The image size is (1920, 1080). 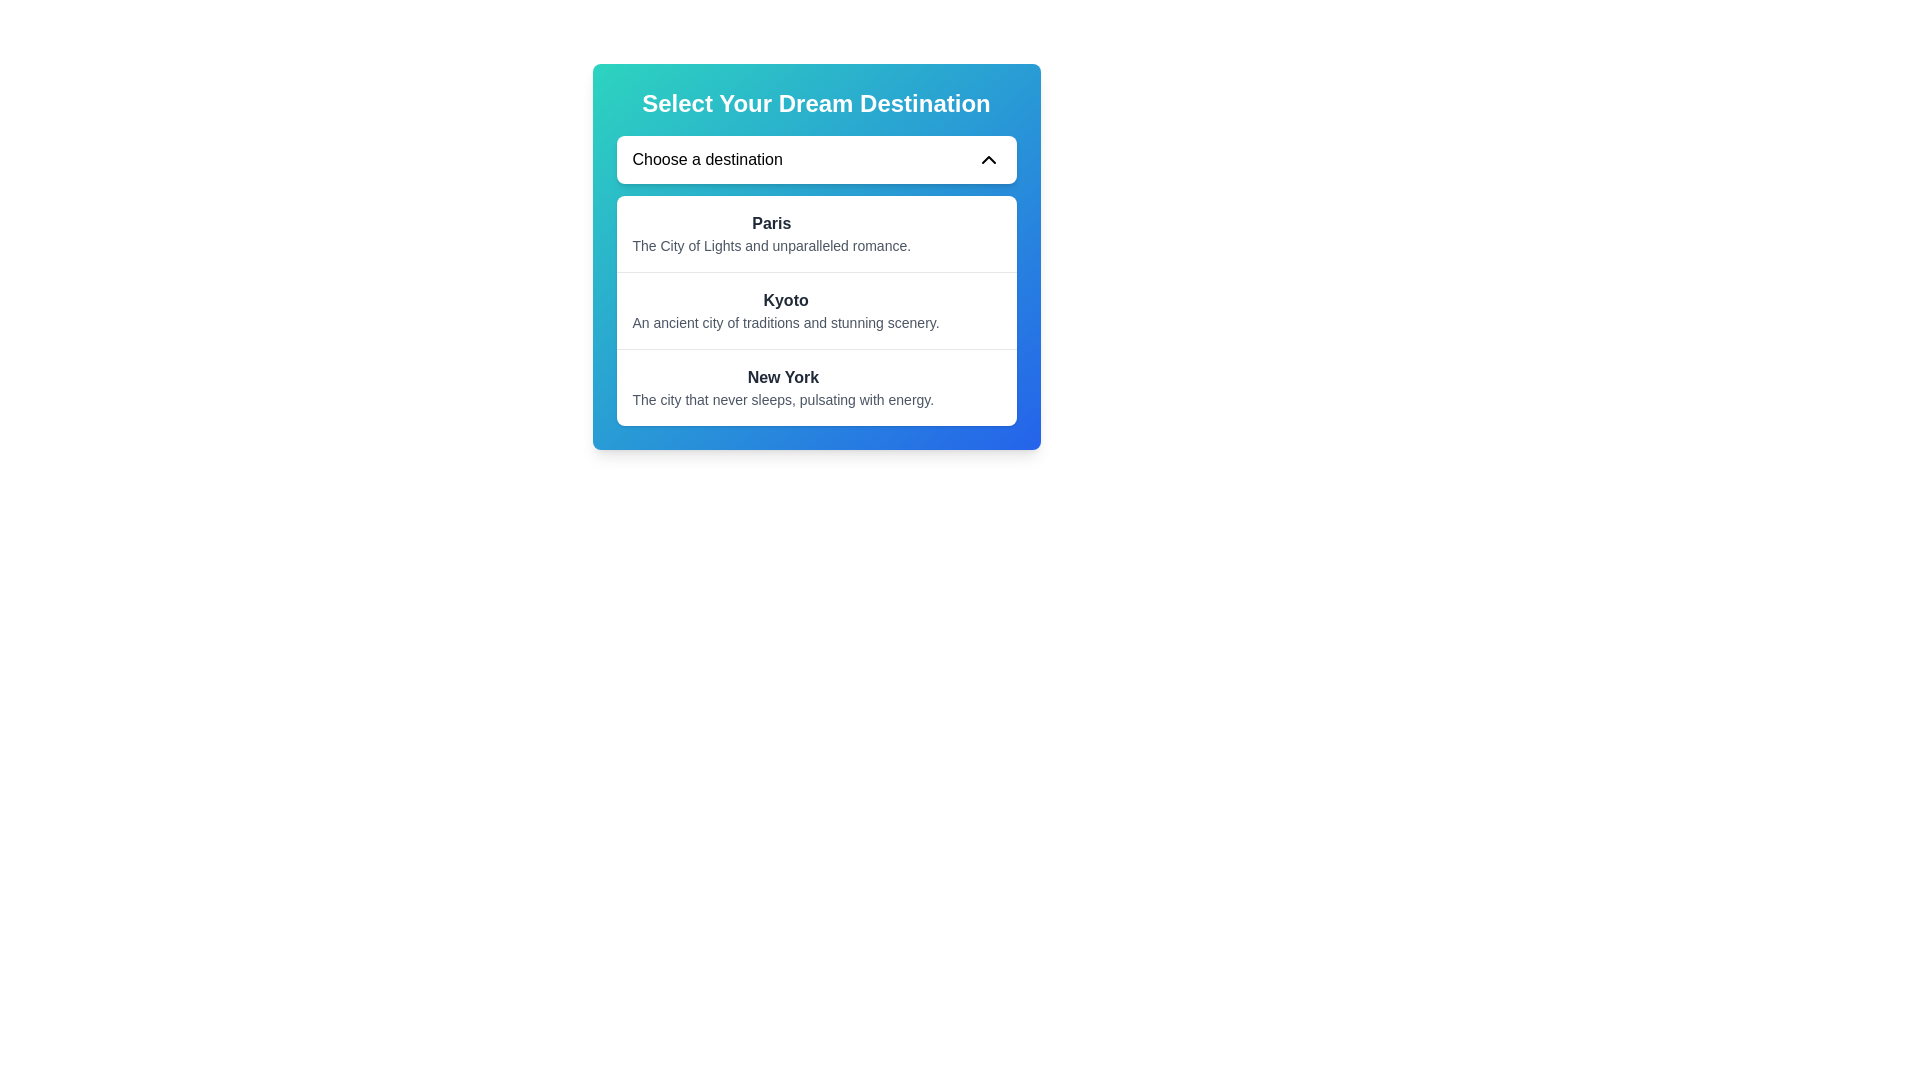 What do you see at coordinates (816, 233) in the screenshot?
I see `the first list item representing the option 'Paris' in the destination selection list` at bounding box center [816, 233].